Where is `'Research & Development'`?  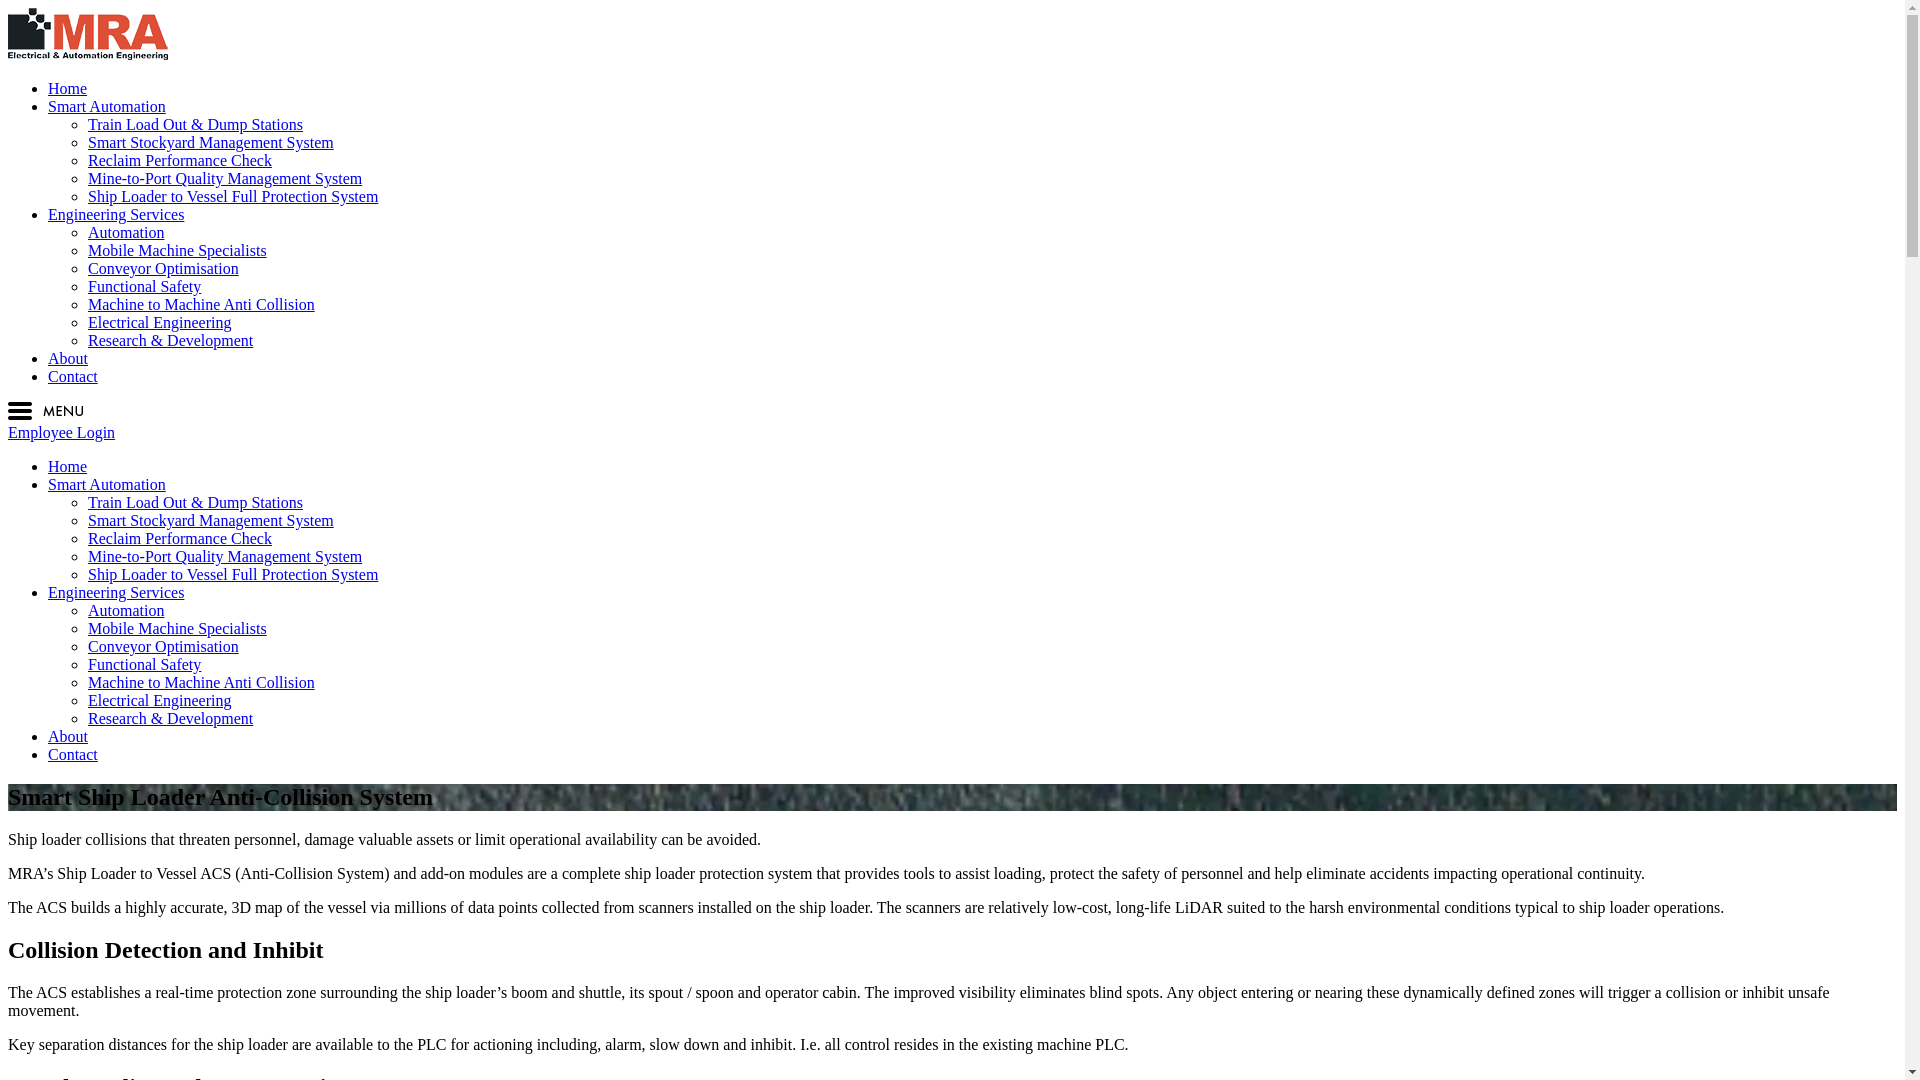 'Research & Development' is located at coordinates (170, 717).